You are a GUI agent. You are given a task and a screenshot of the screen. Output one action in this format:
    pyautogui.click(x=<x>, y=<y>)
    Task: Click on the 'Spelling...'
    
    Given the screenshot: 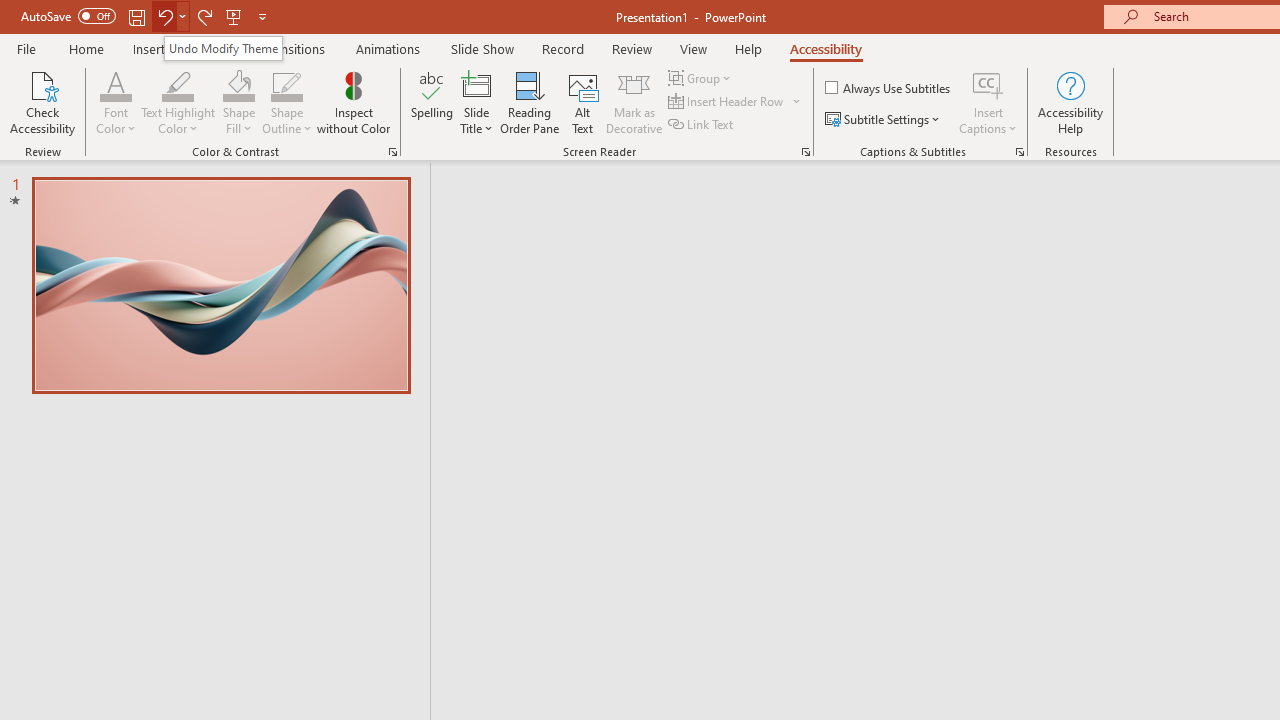 What is the action you would take?
    pyautogui.click(x=431, y=103)
    